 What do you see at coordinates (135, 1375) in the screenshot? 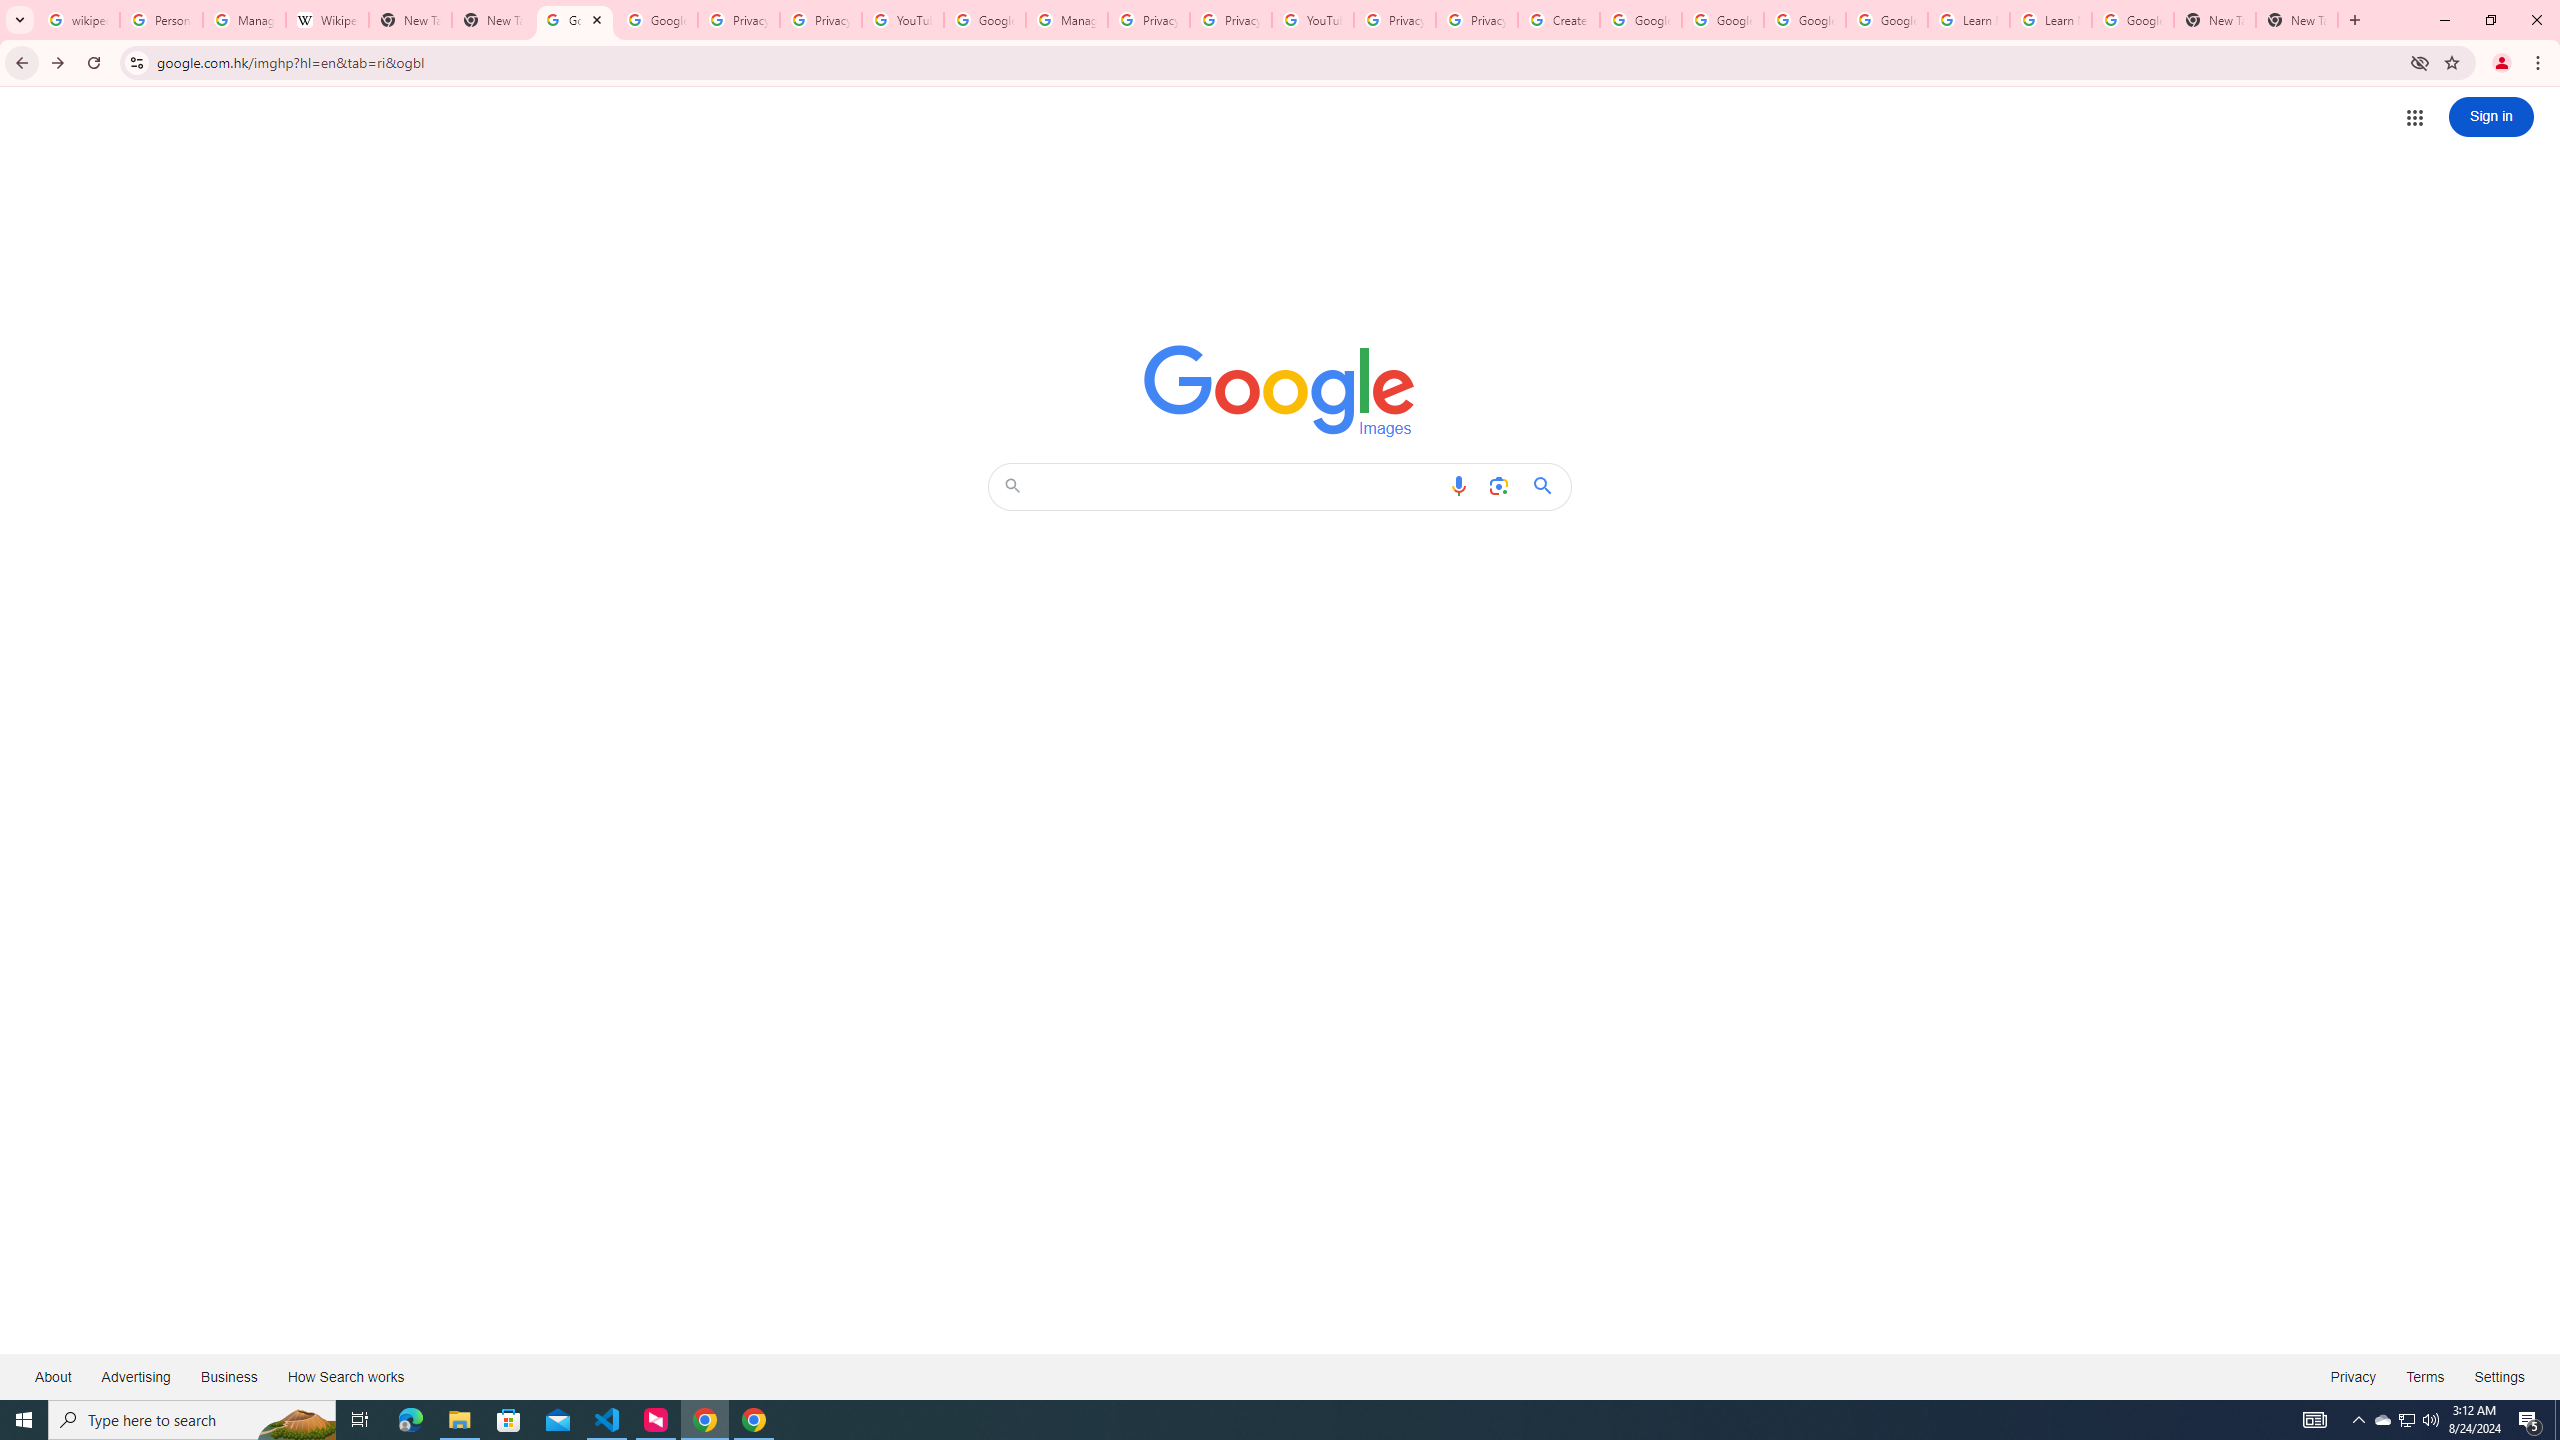
I see `'Advertising'` at bounding box center [135, 1375].